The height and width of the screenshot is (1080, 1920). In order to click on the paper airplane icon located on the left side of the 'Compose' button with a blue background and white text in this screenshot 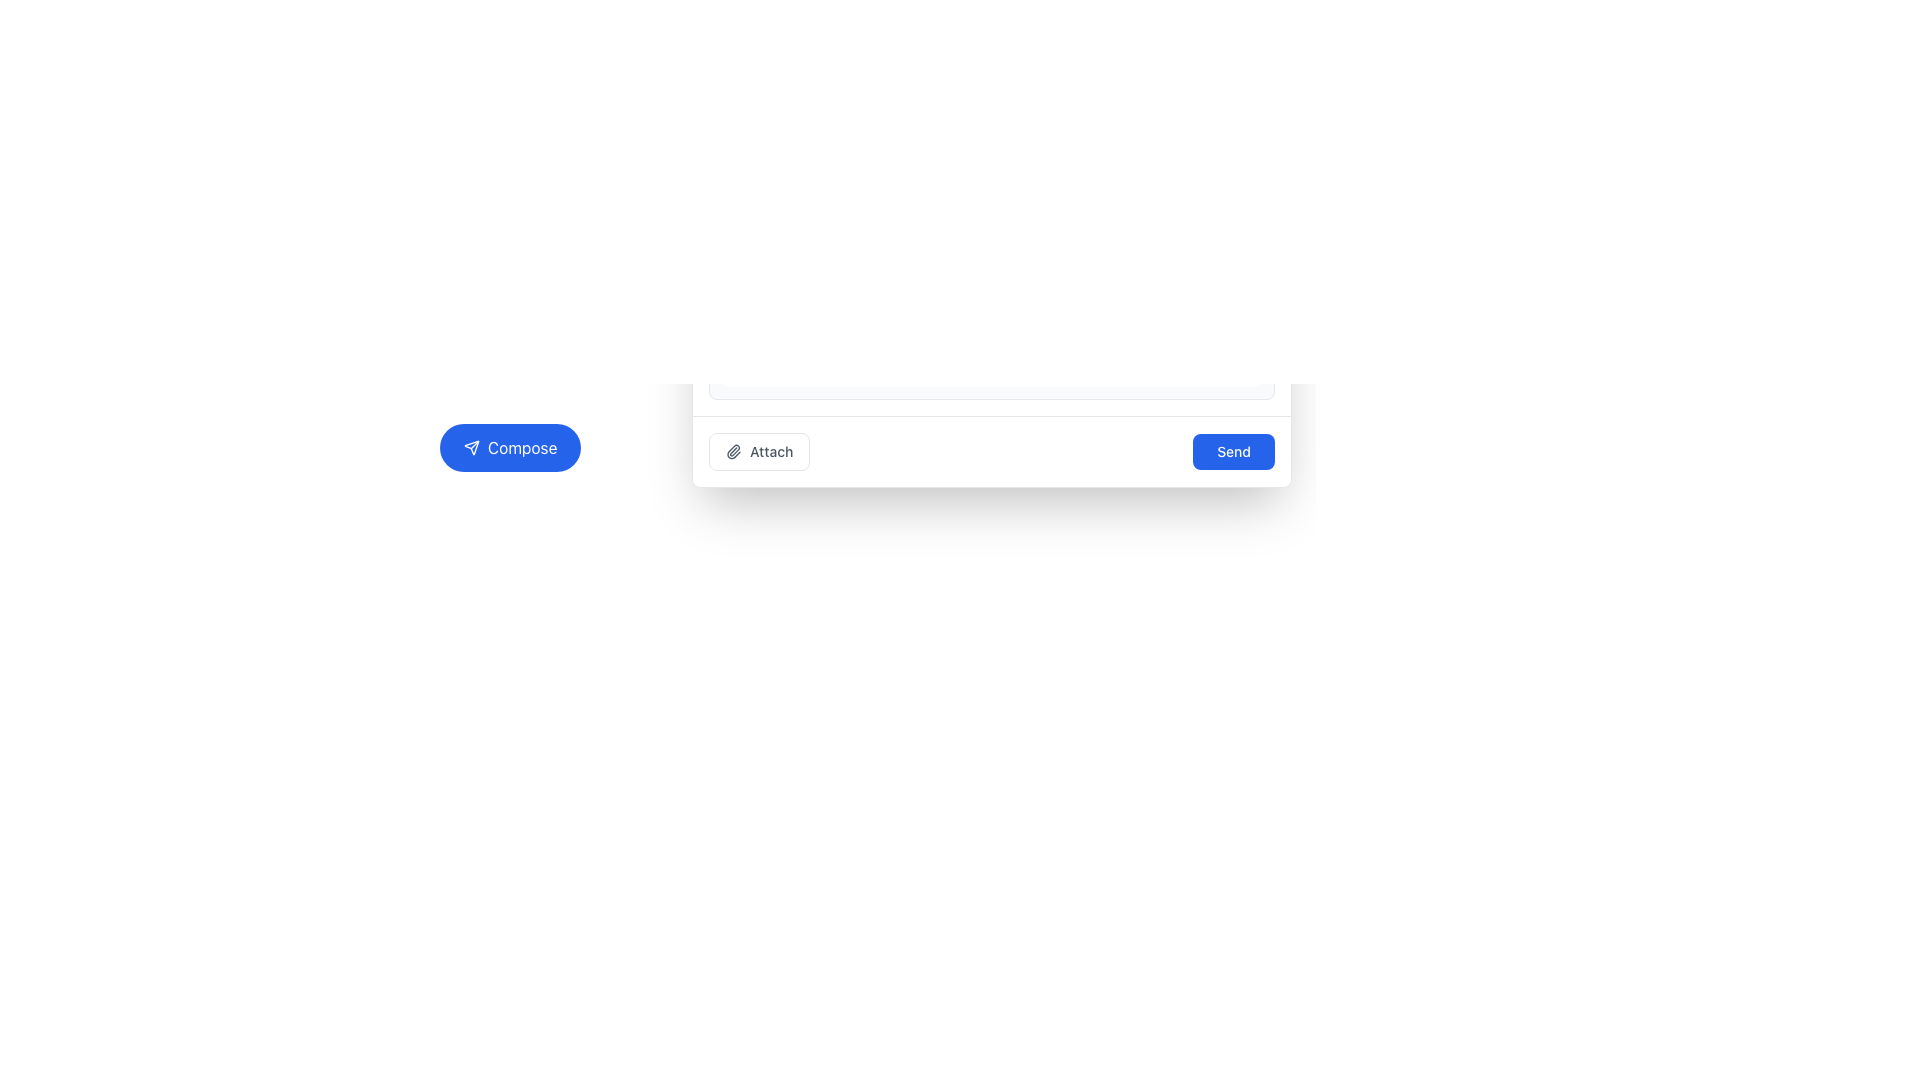, I will do `click(470, 446)`.